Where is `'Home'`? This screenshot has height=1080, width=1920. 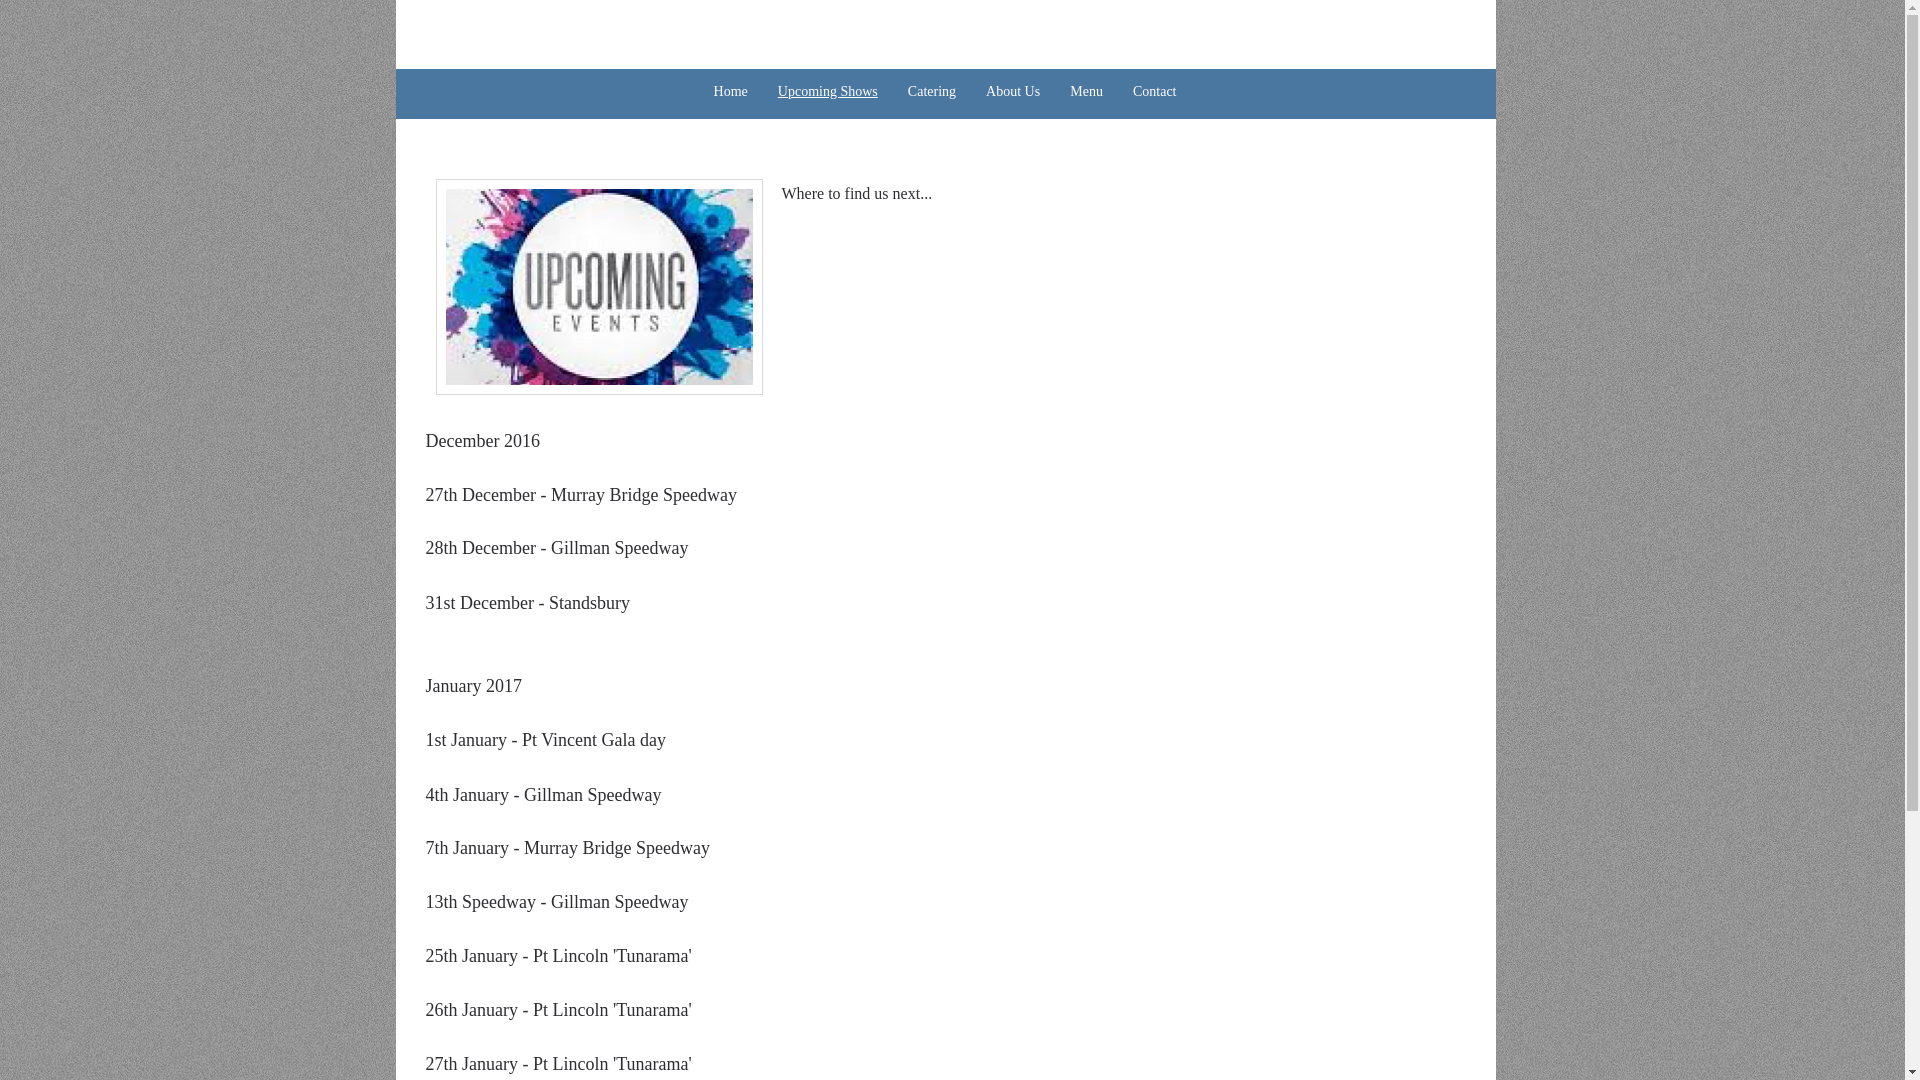
'Home' is located at coordinates (728, 92).